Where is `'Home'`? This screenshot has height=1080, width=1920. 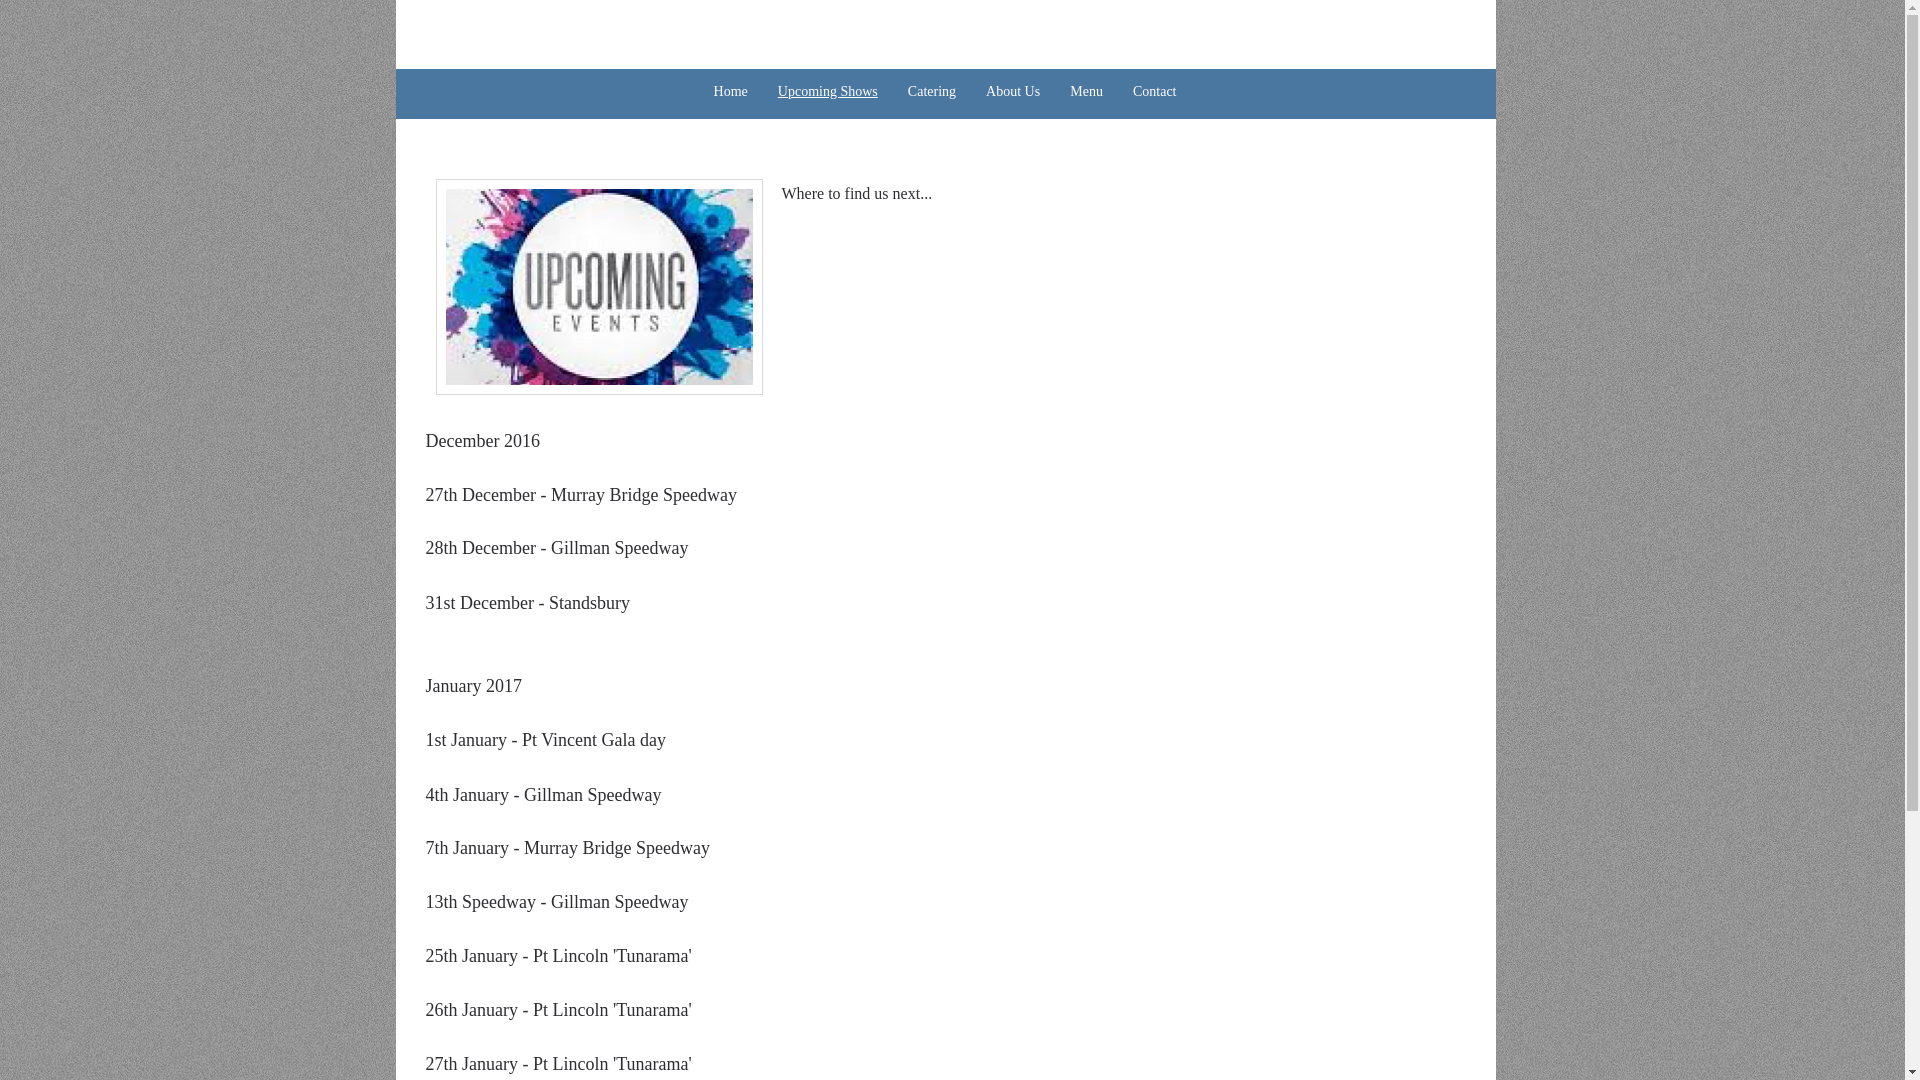
'Home' is located at coordinates (728, 92).